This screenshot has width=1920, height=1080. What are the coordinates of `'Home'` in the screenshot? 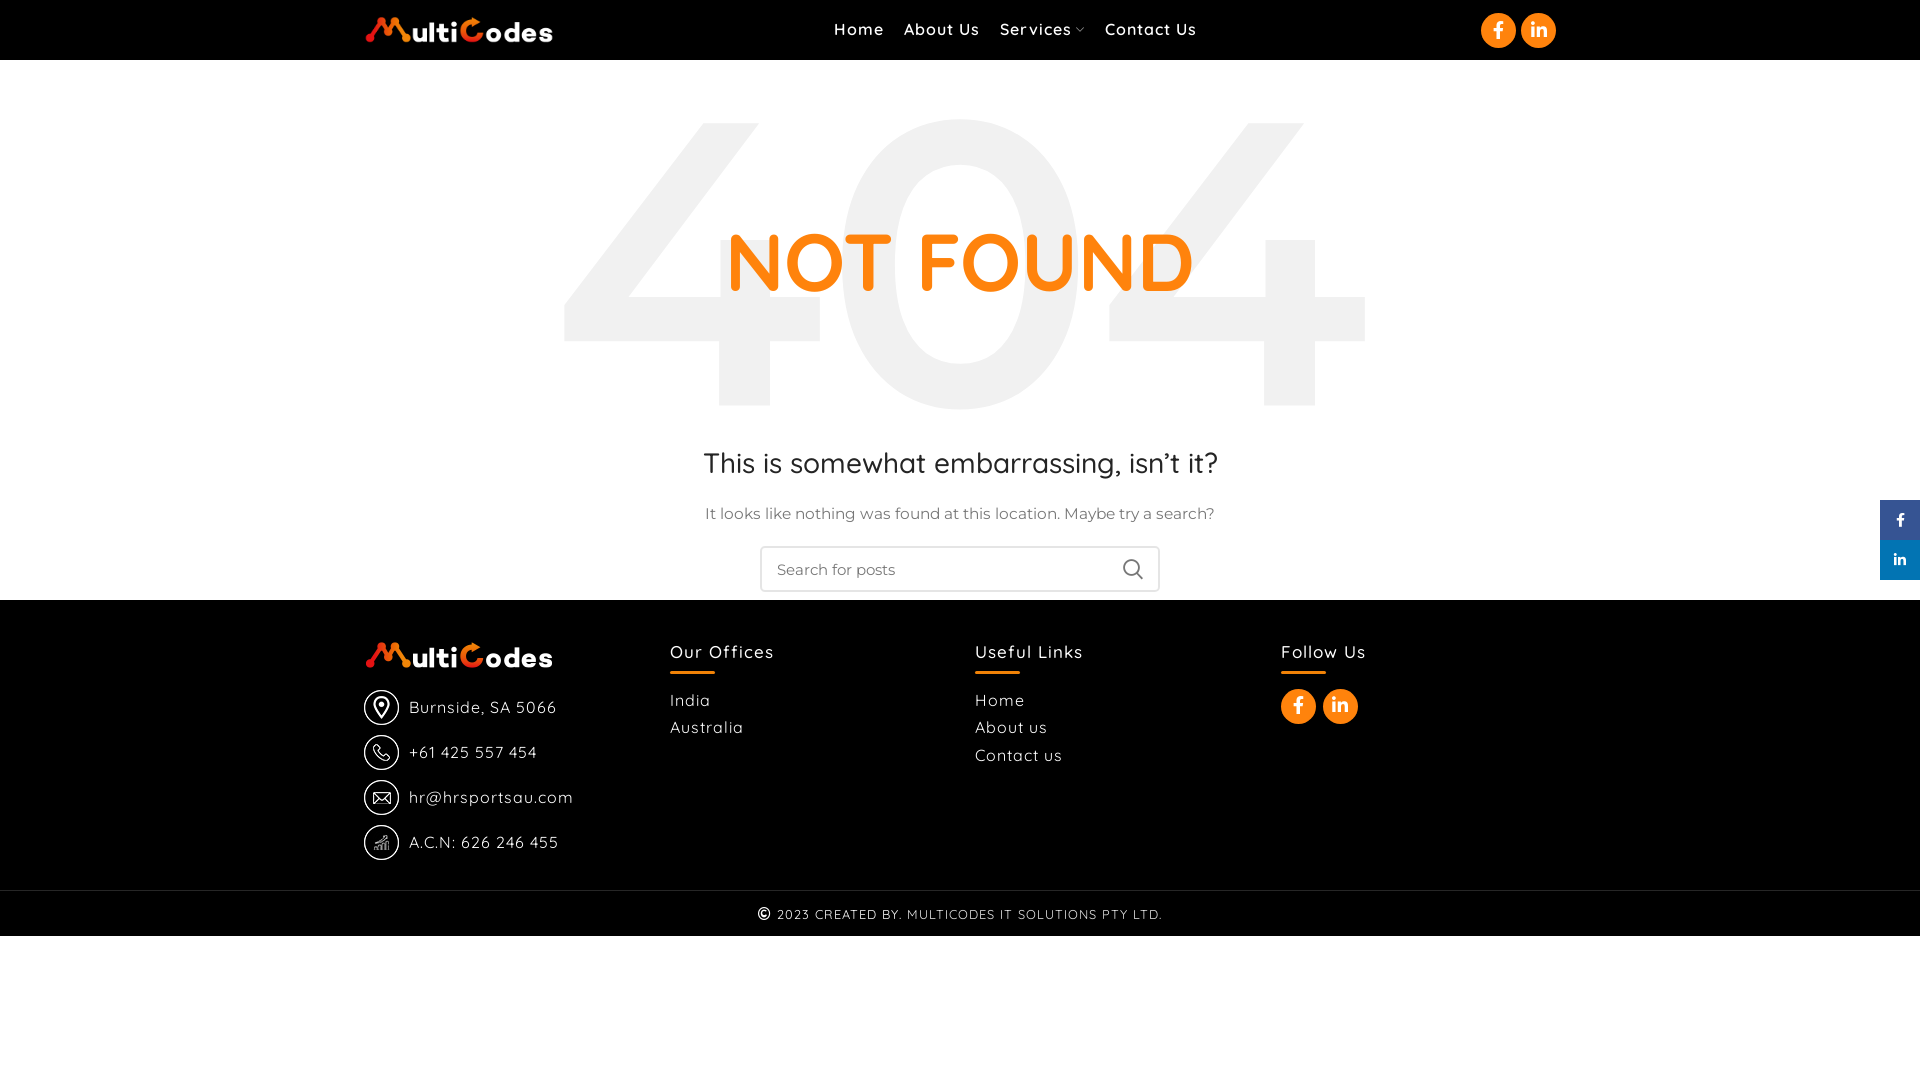 It's located at (1001, 698).